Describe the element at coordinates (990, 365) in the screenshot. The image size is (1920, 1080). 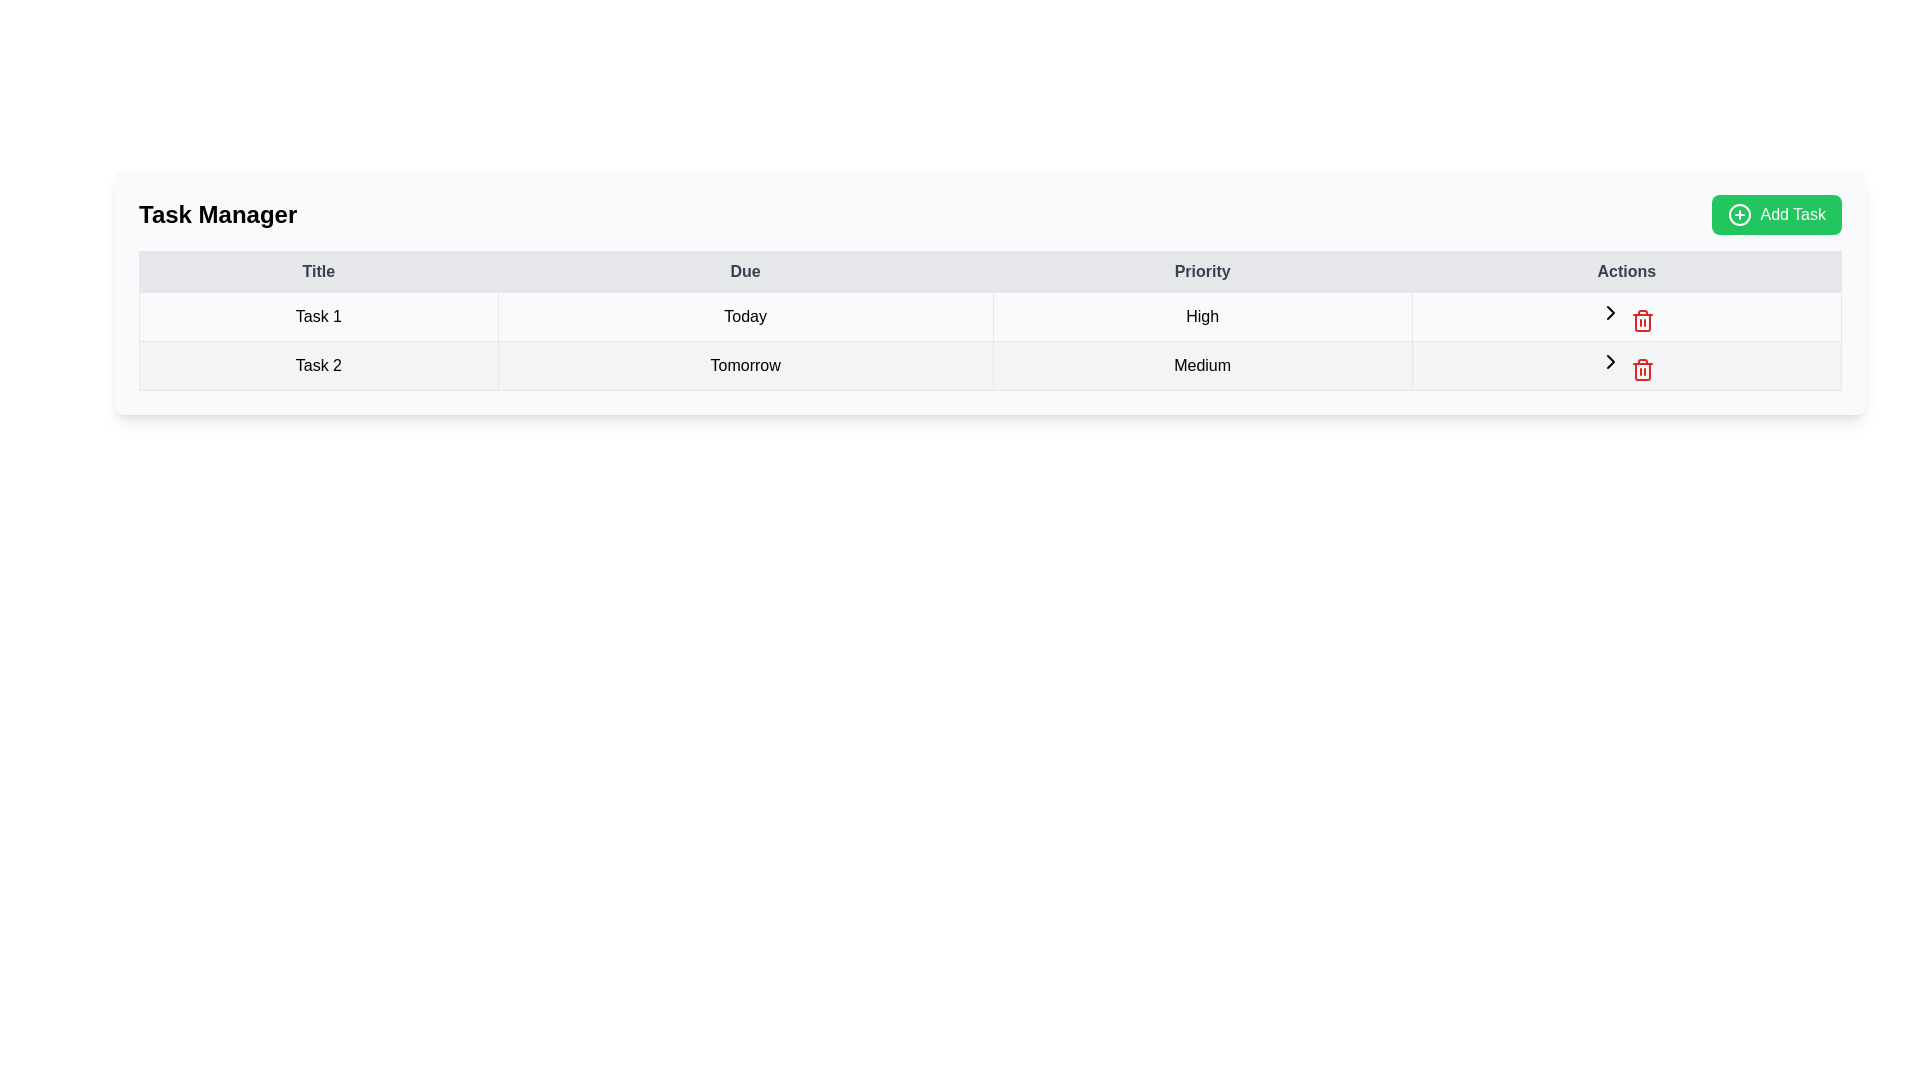
I see `the second row of the task management table containing 'Task 2', 'Tomorrow', and 'Medium' priority` at that location.